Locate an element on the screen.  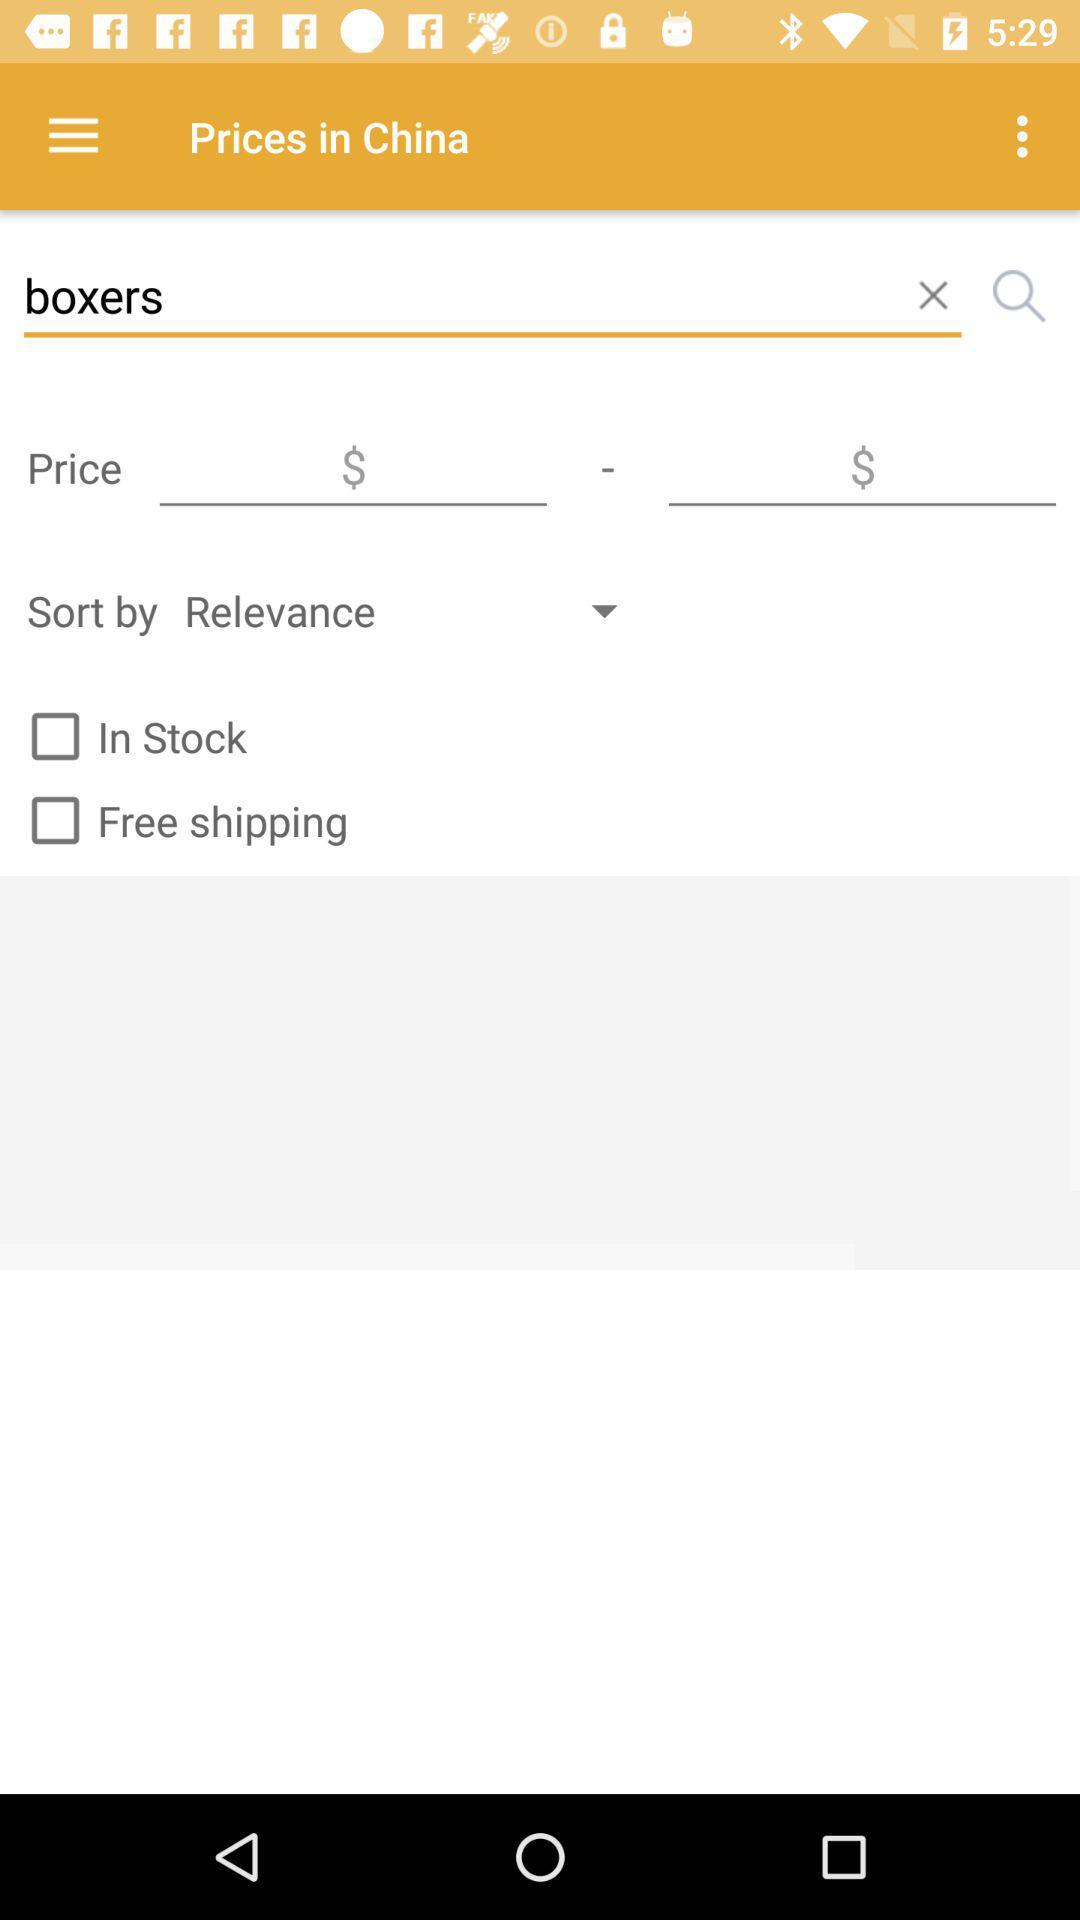
free shipping icon is located at coordinates (180, 820).